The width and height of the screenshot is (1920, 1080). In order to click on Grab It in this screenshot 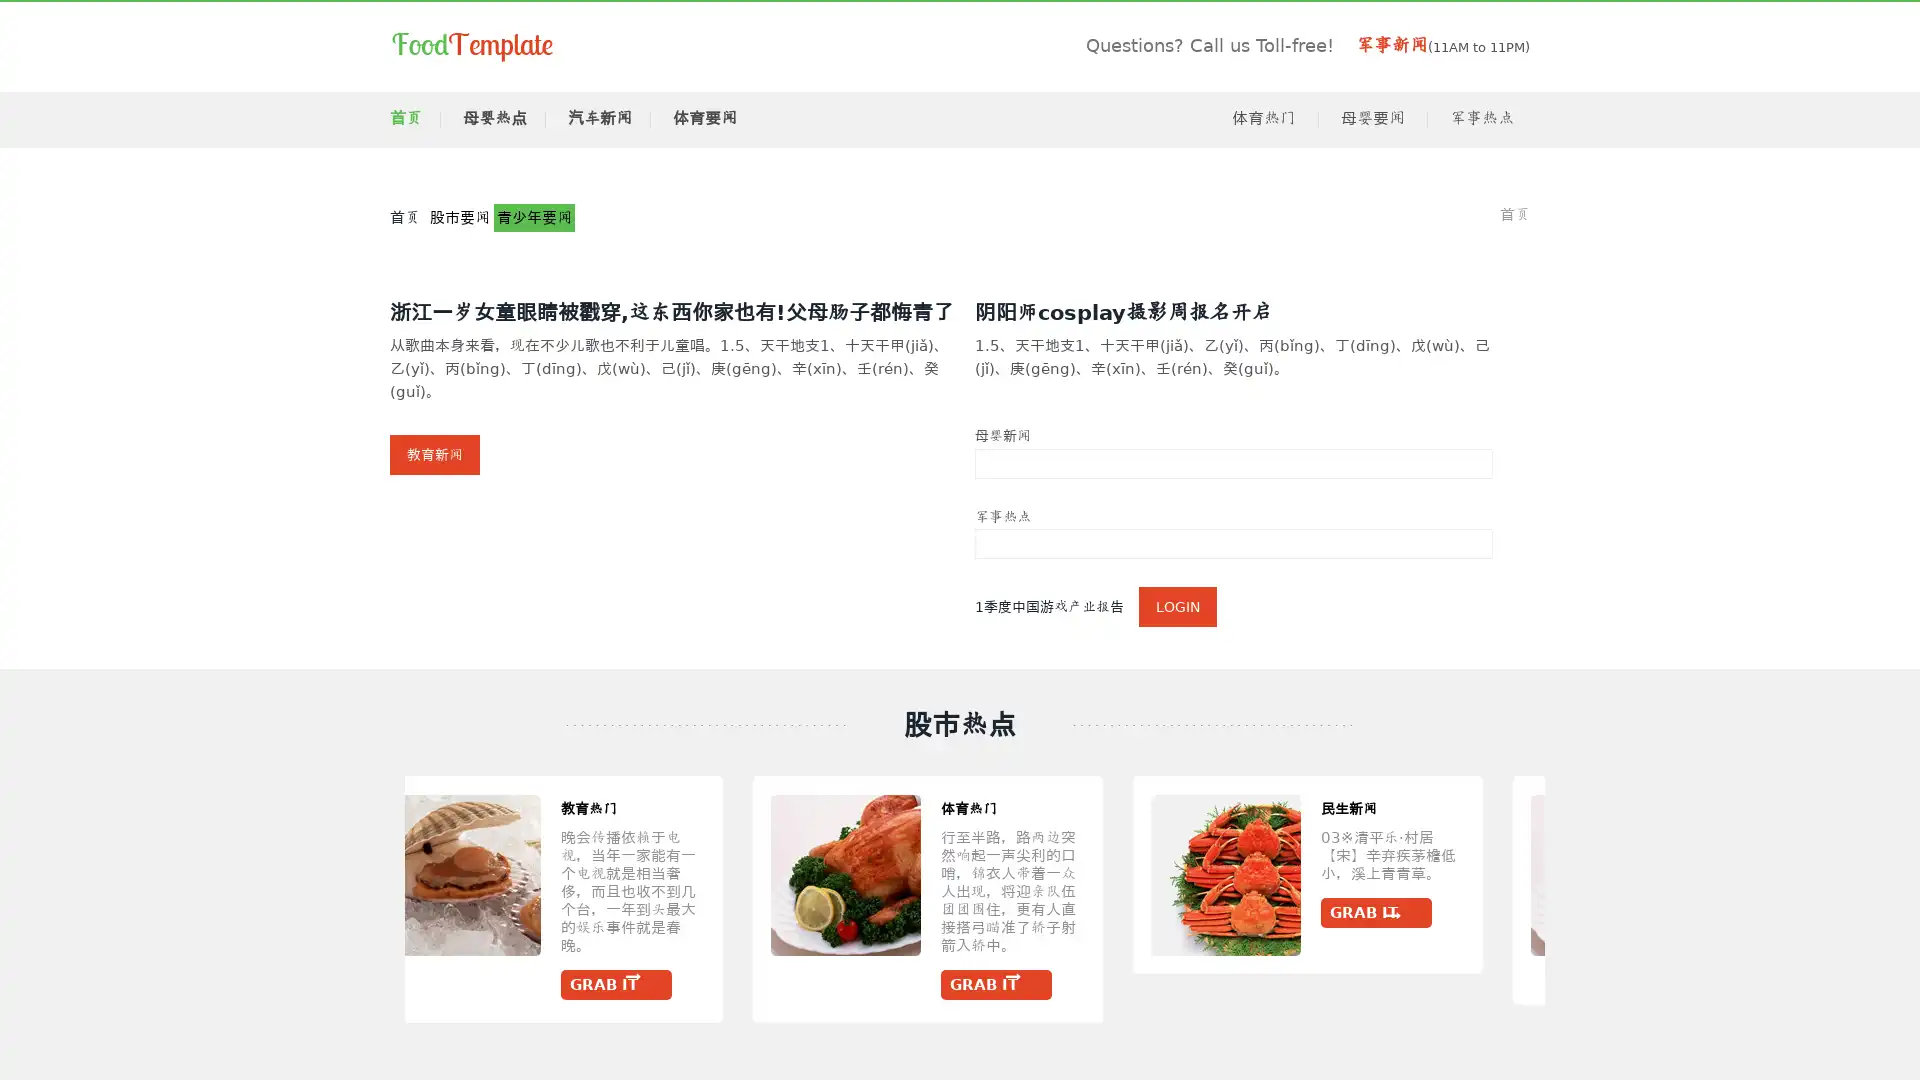, I will do `click(267, 913)`.